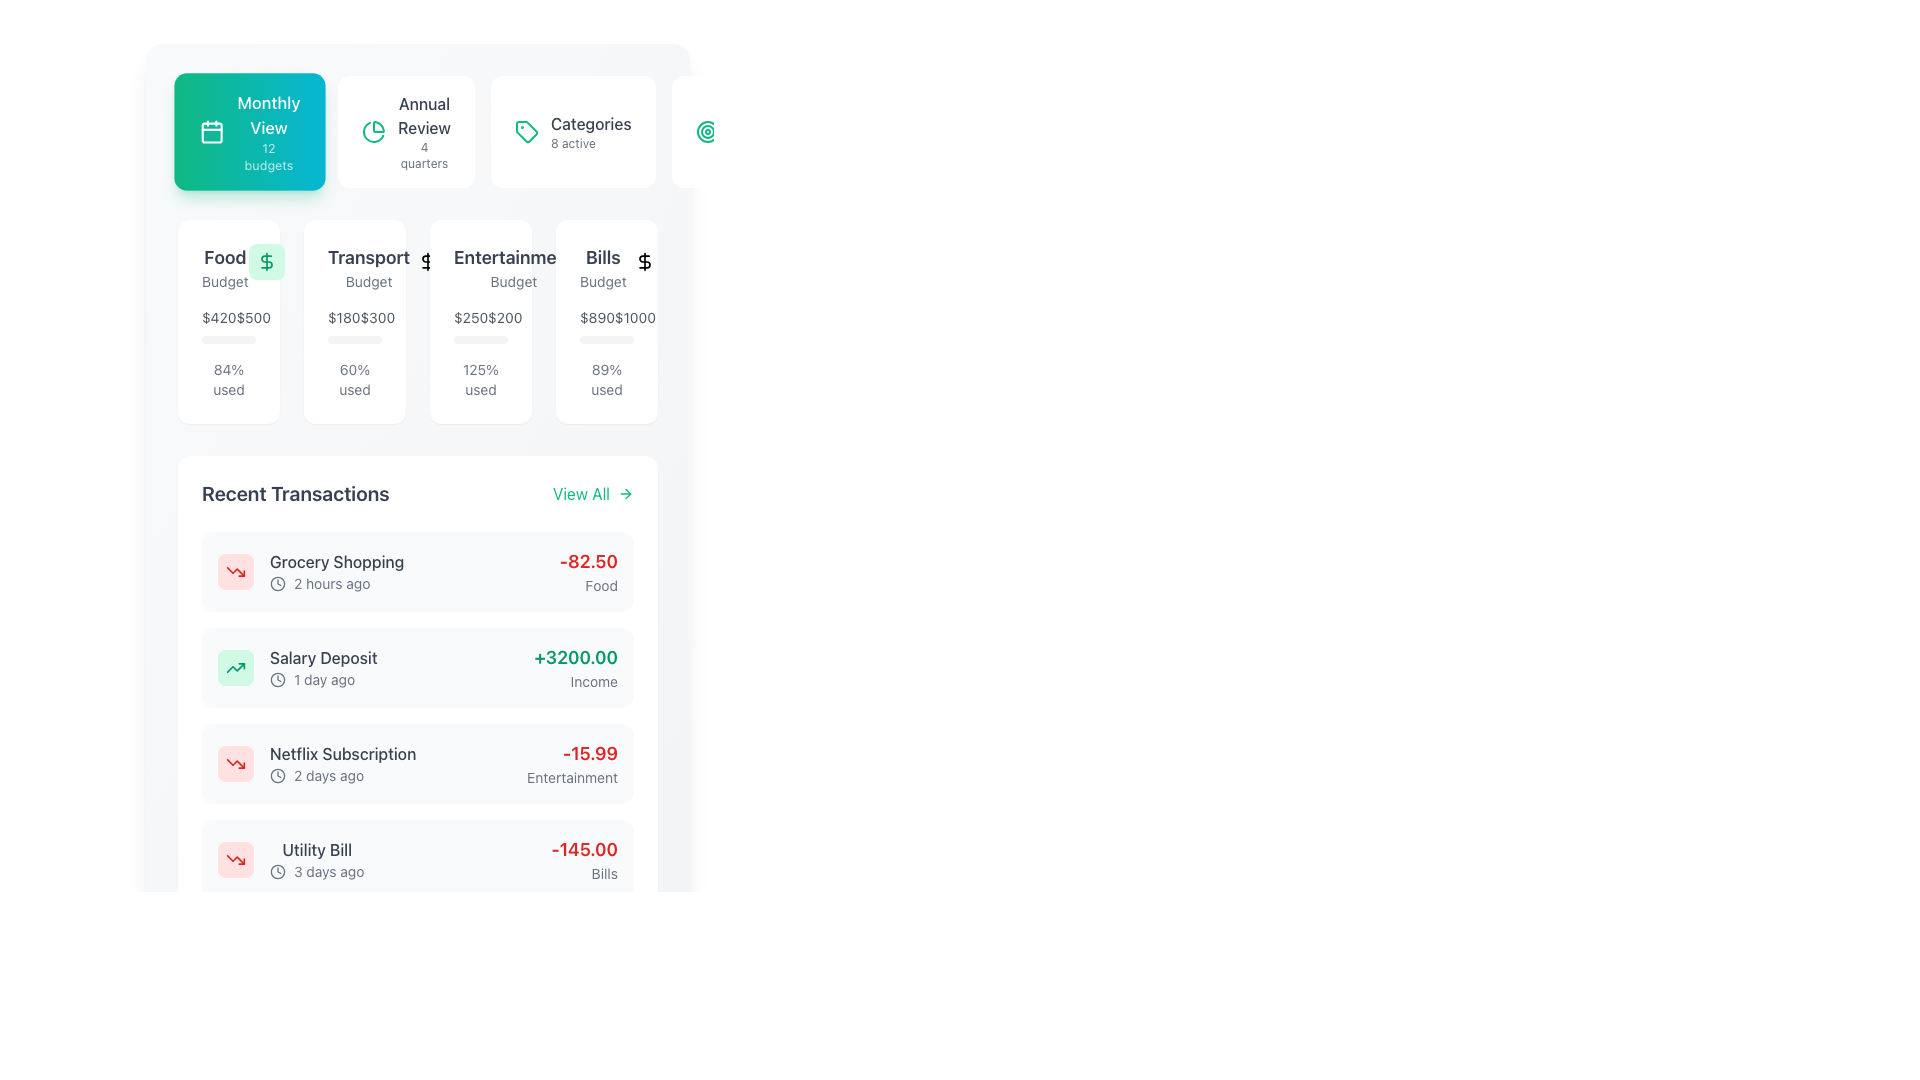 The image size is (1920, 1080). What do you see at coordinates (572, 142) in the screenshot?
I see `the text label displaying '8 active', which is located beneath the 'Categories' heading in the top section of the interface` at bounding box center [572, 142].